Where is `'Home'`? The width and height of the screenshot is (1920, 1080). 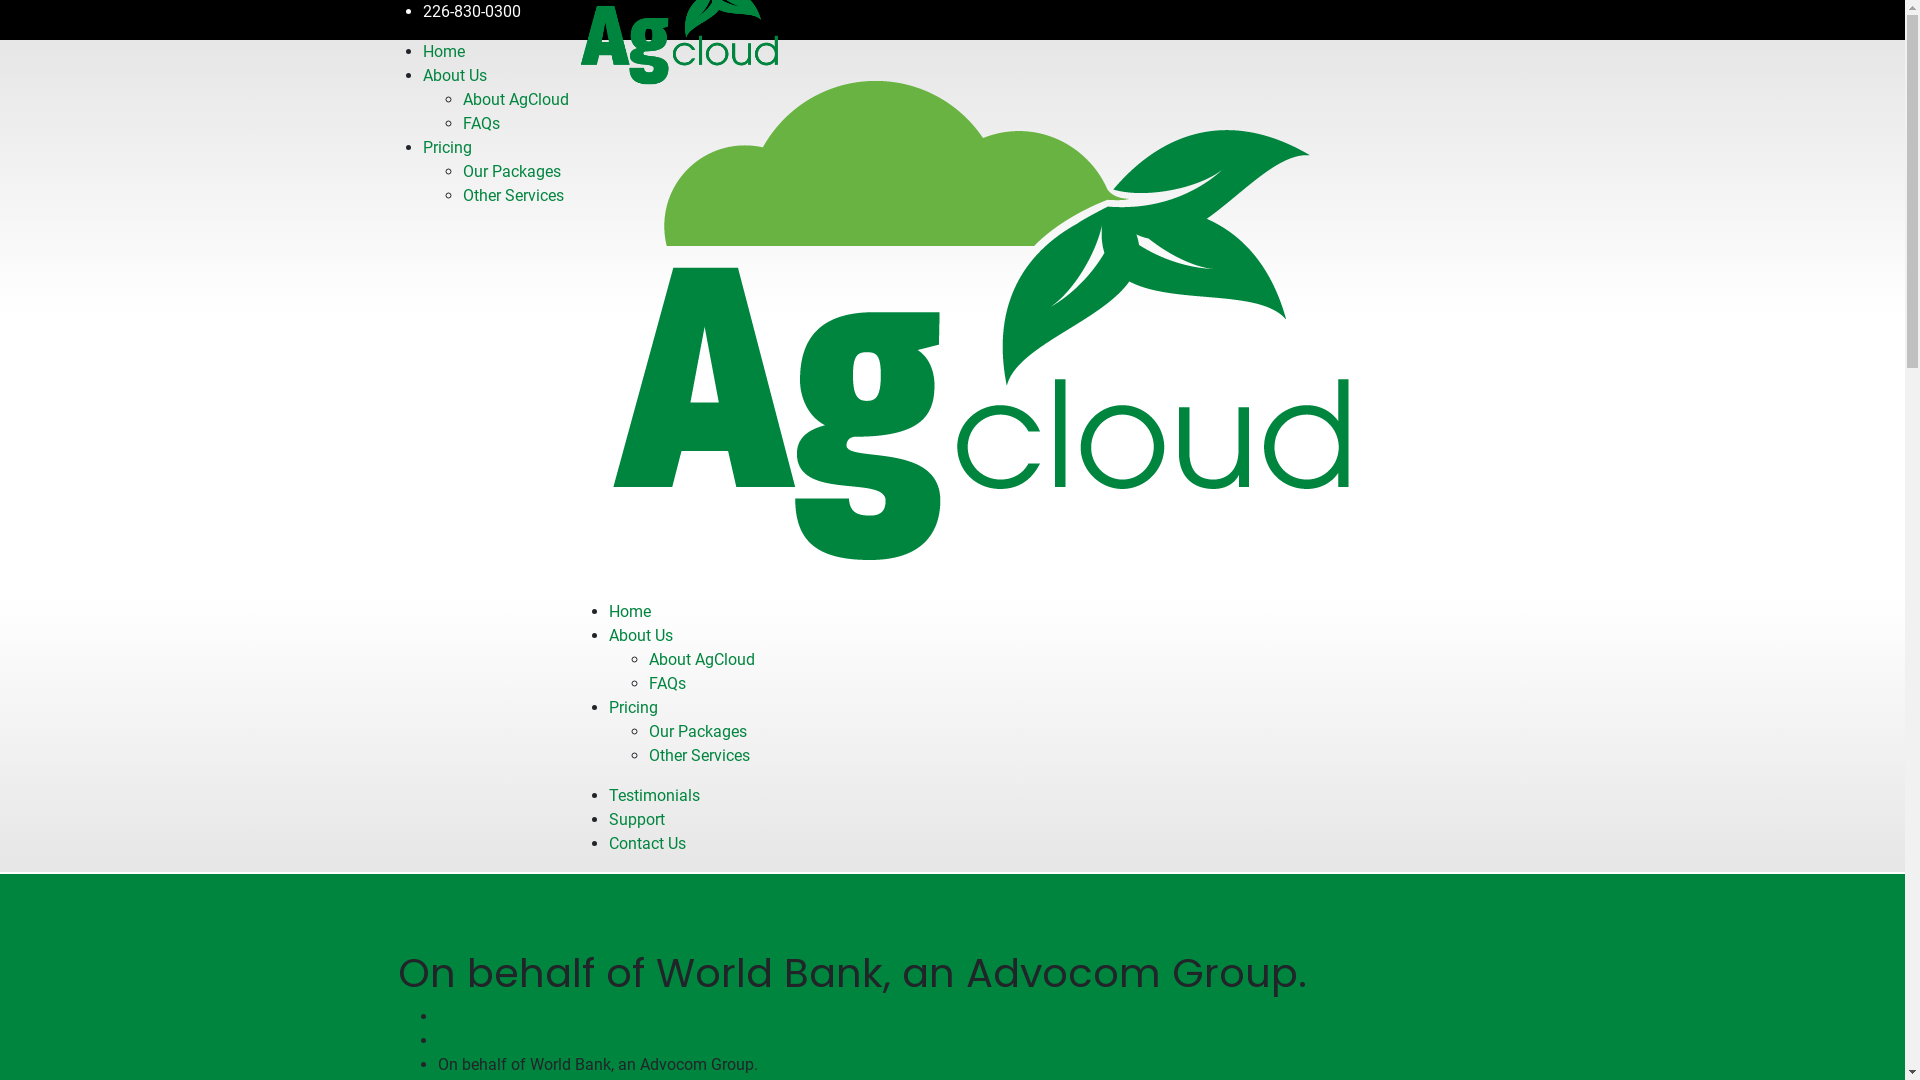
'Home' is located at coordinates (421, 50).